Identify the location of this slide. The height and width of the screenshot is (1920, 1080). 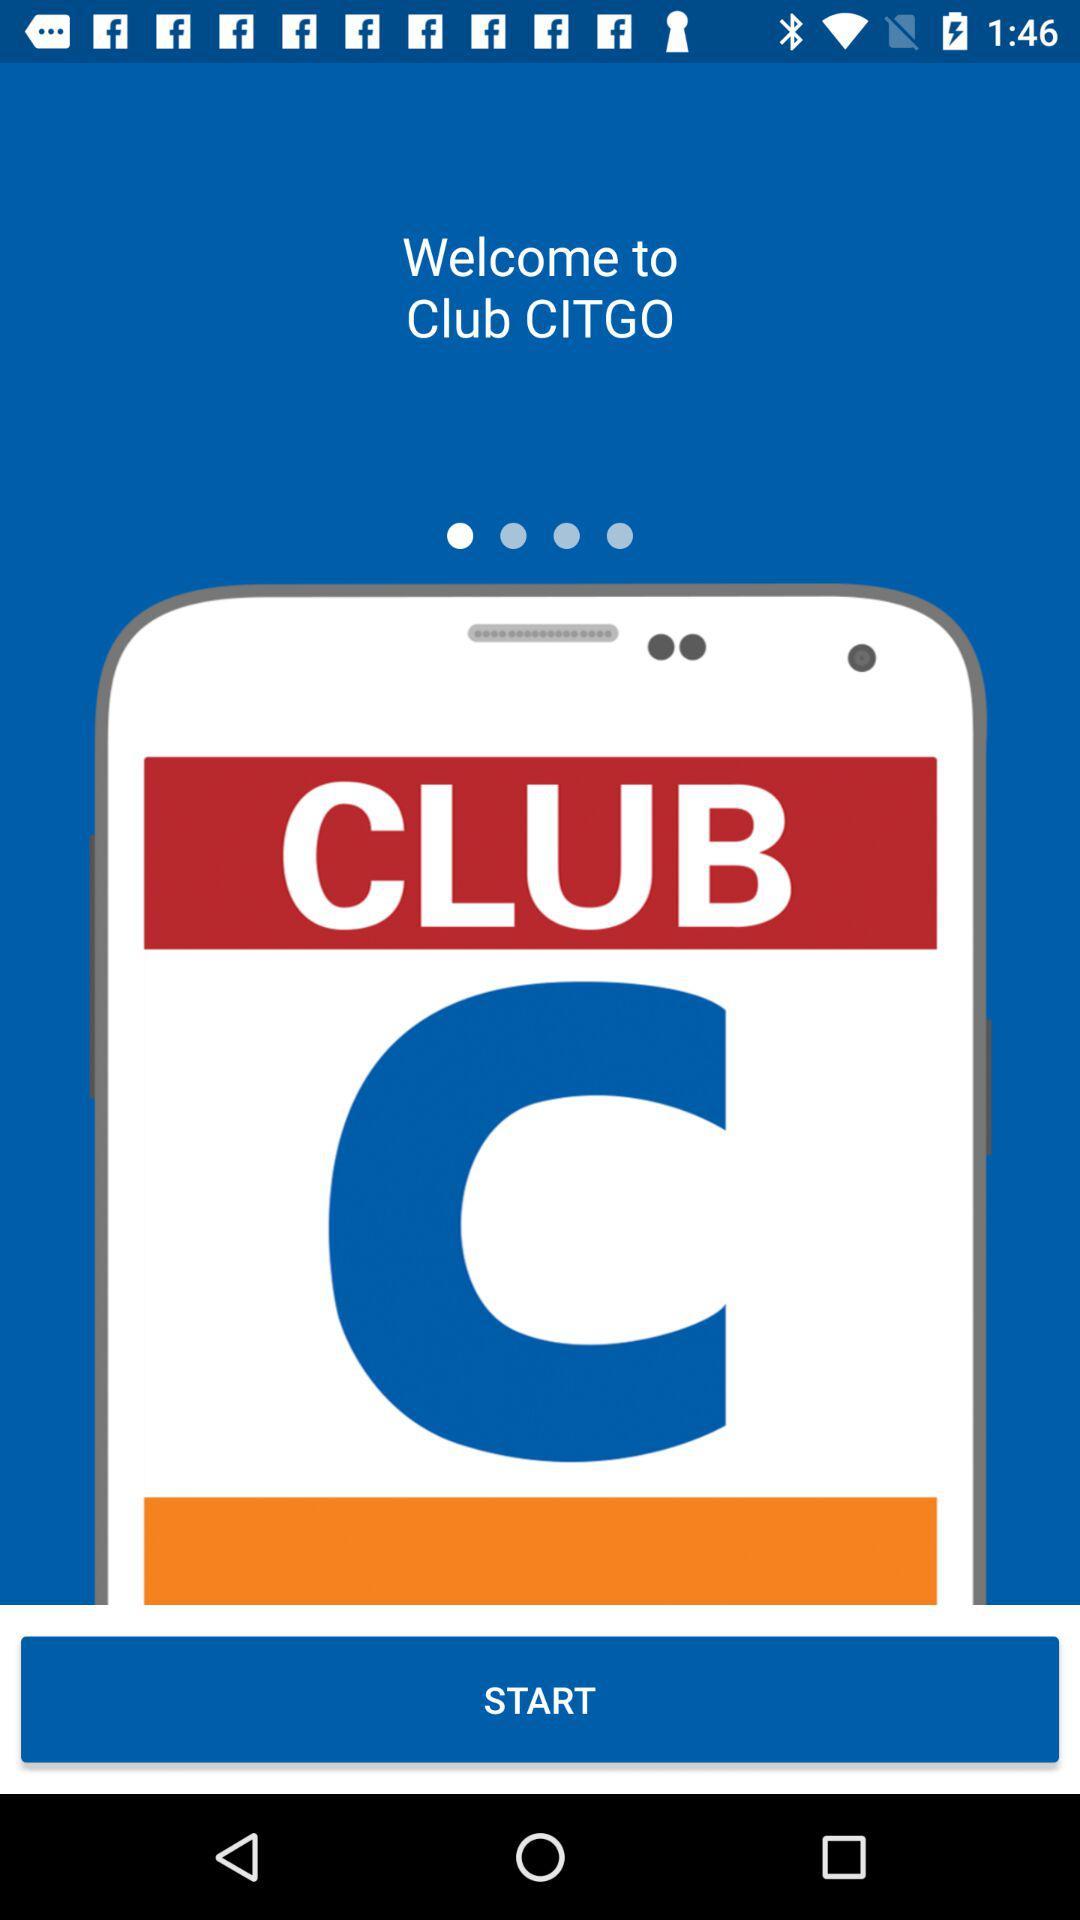
(460, 535).